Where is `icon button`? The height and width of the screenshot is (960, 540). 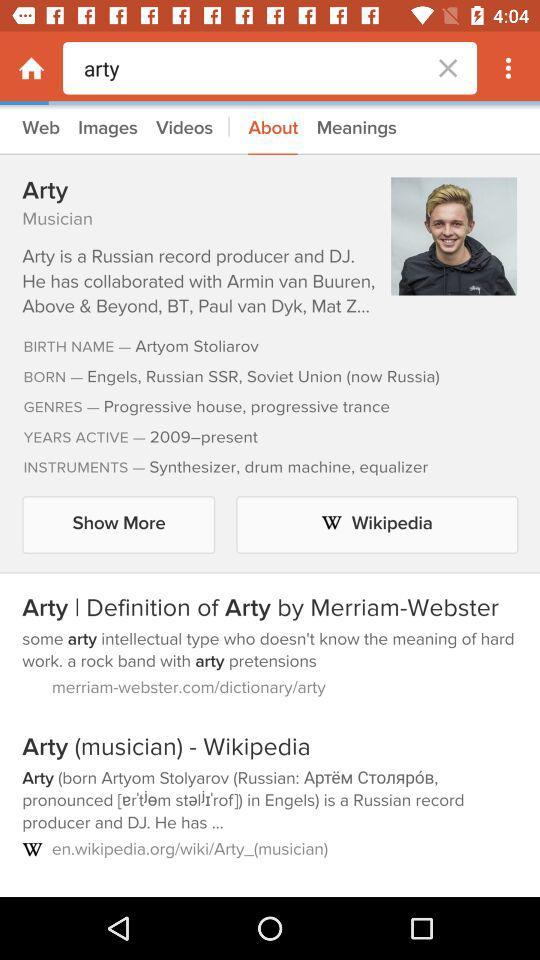 icon button is located at coordinates (508, 68).